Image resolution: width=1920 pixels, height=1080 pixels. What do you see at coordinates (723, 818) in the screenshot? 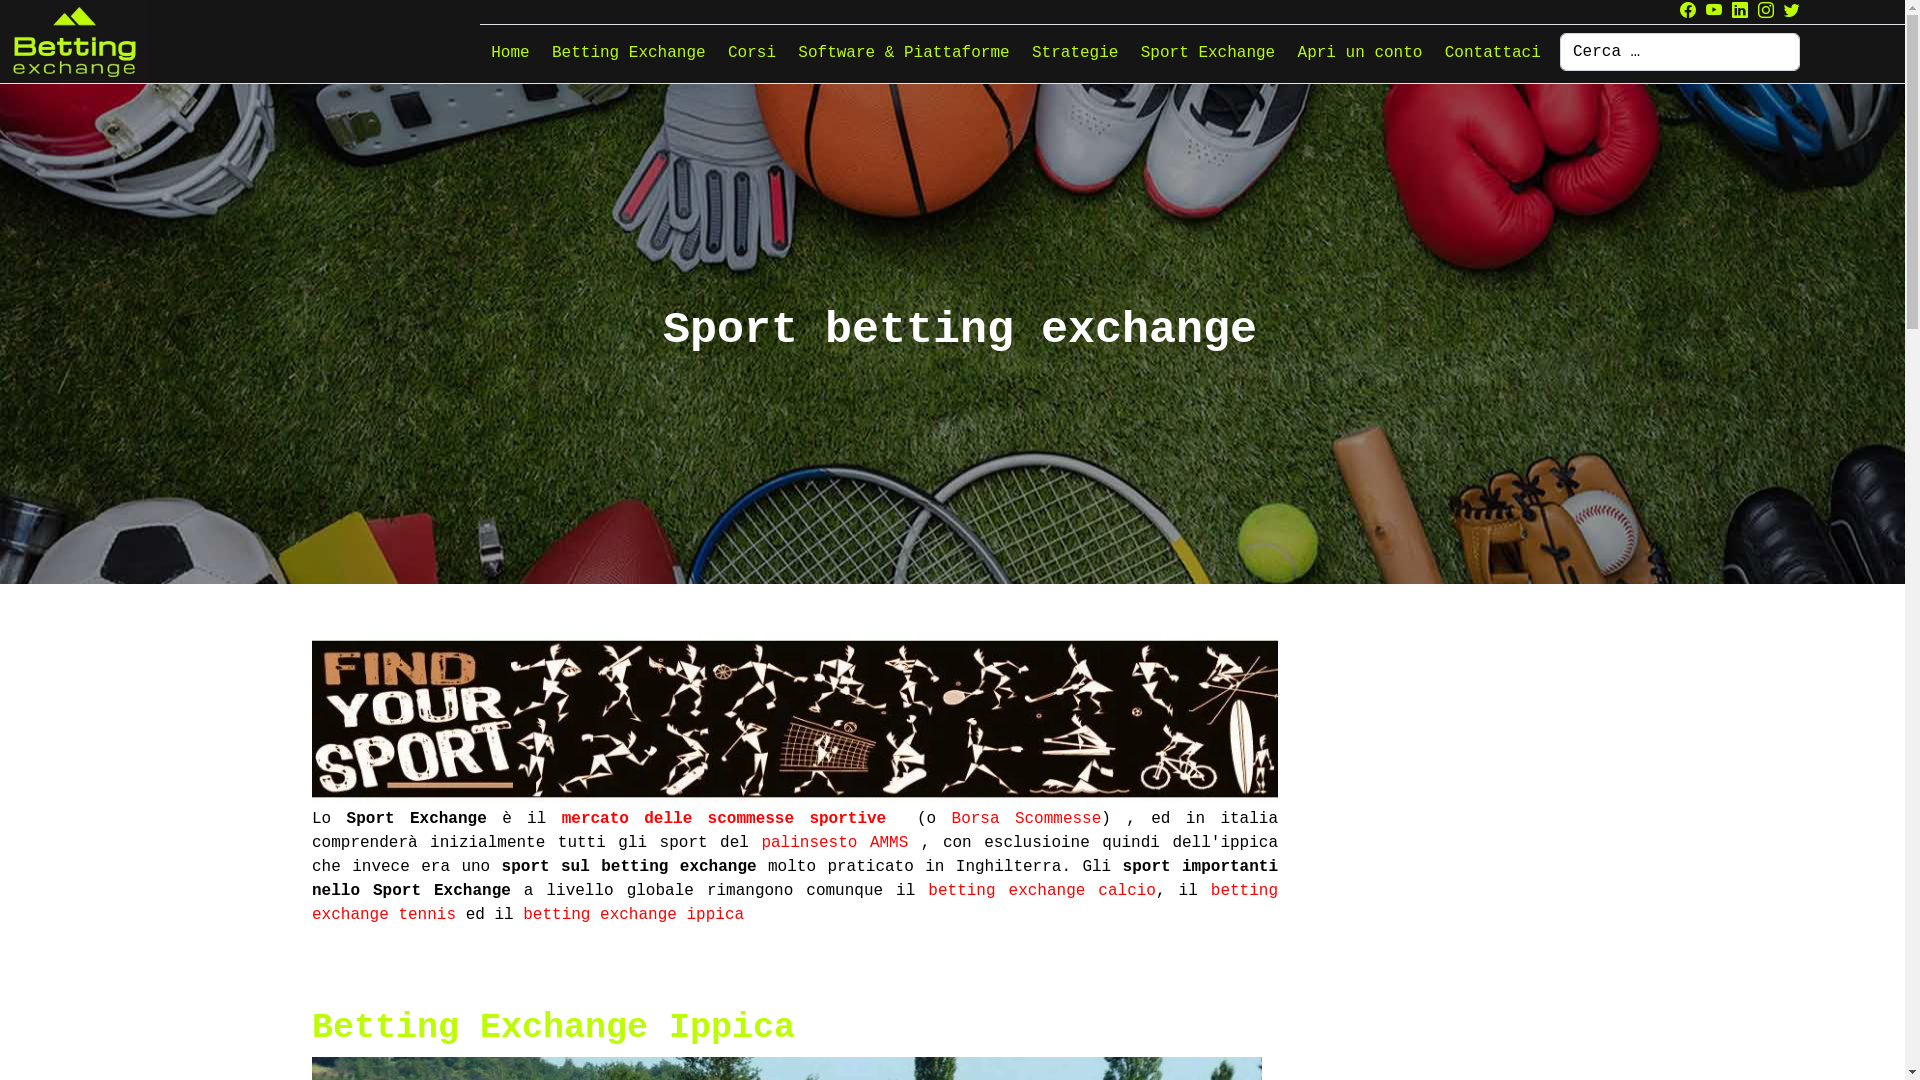
I see `'mercato delle scommesse sportive'` at bounding box center [723, 818].